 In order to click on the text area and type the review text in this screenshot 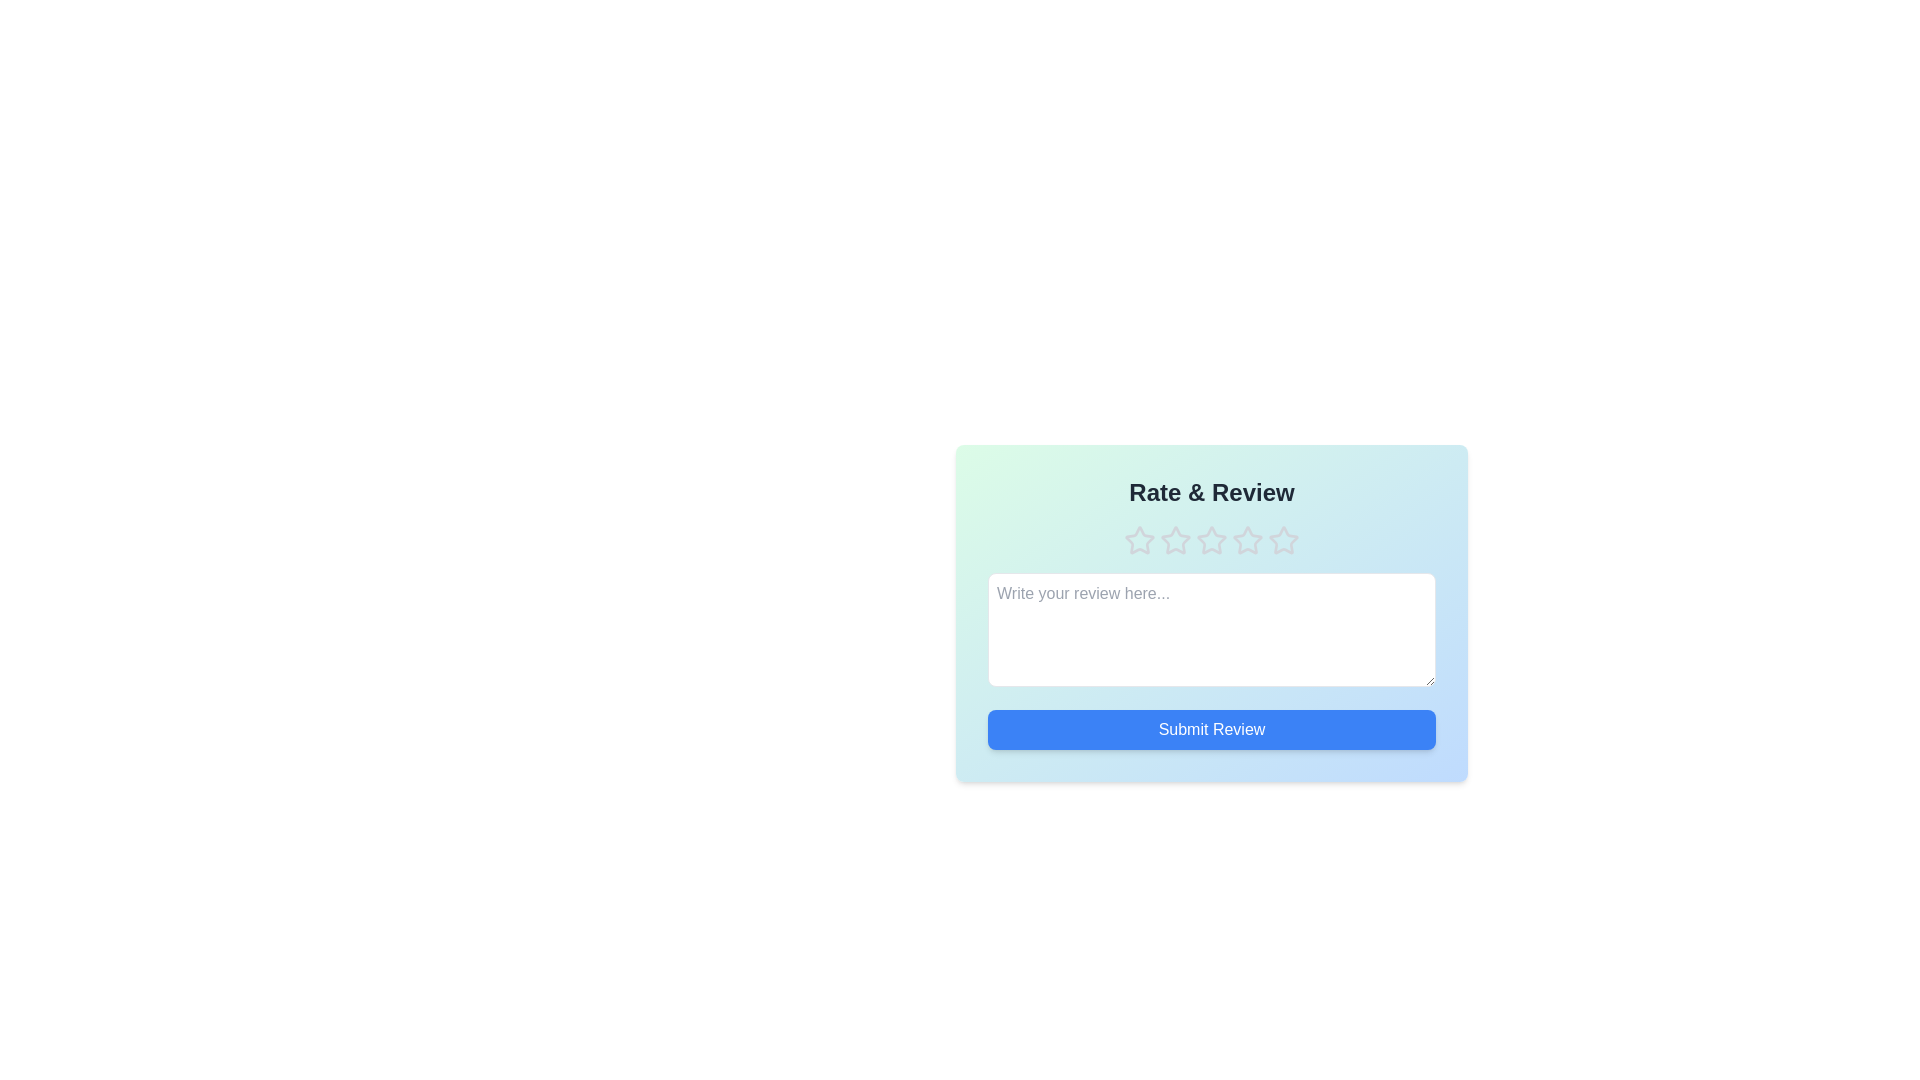, I will do `click(1210, 628)`.